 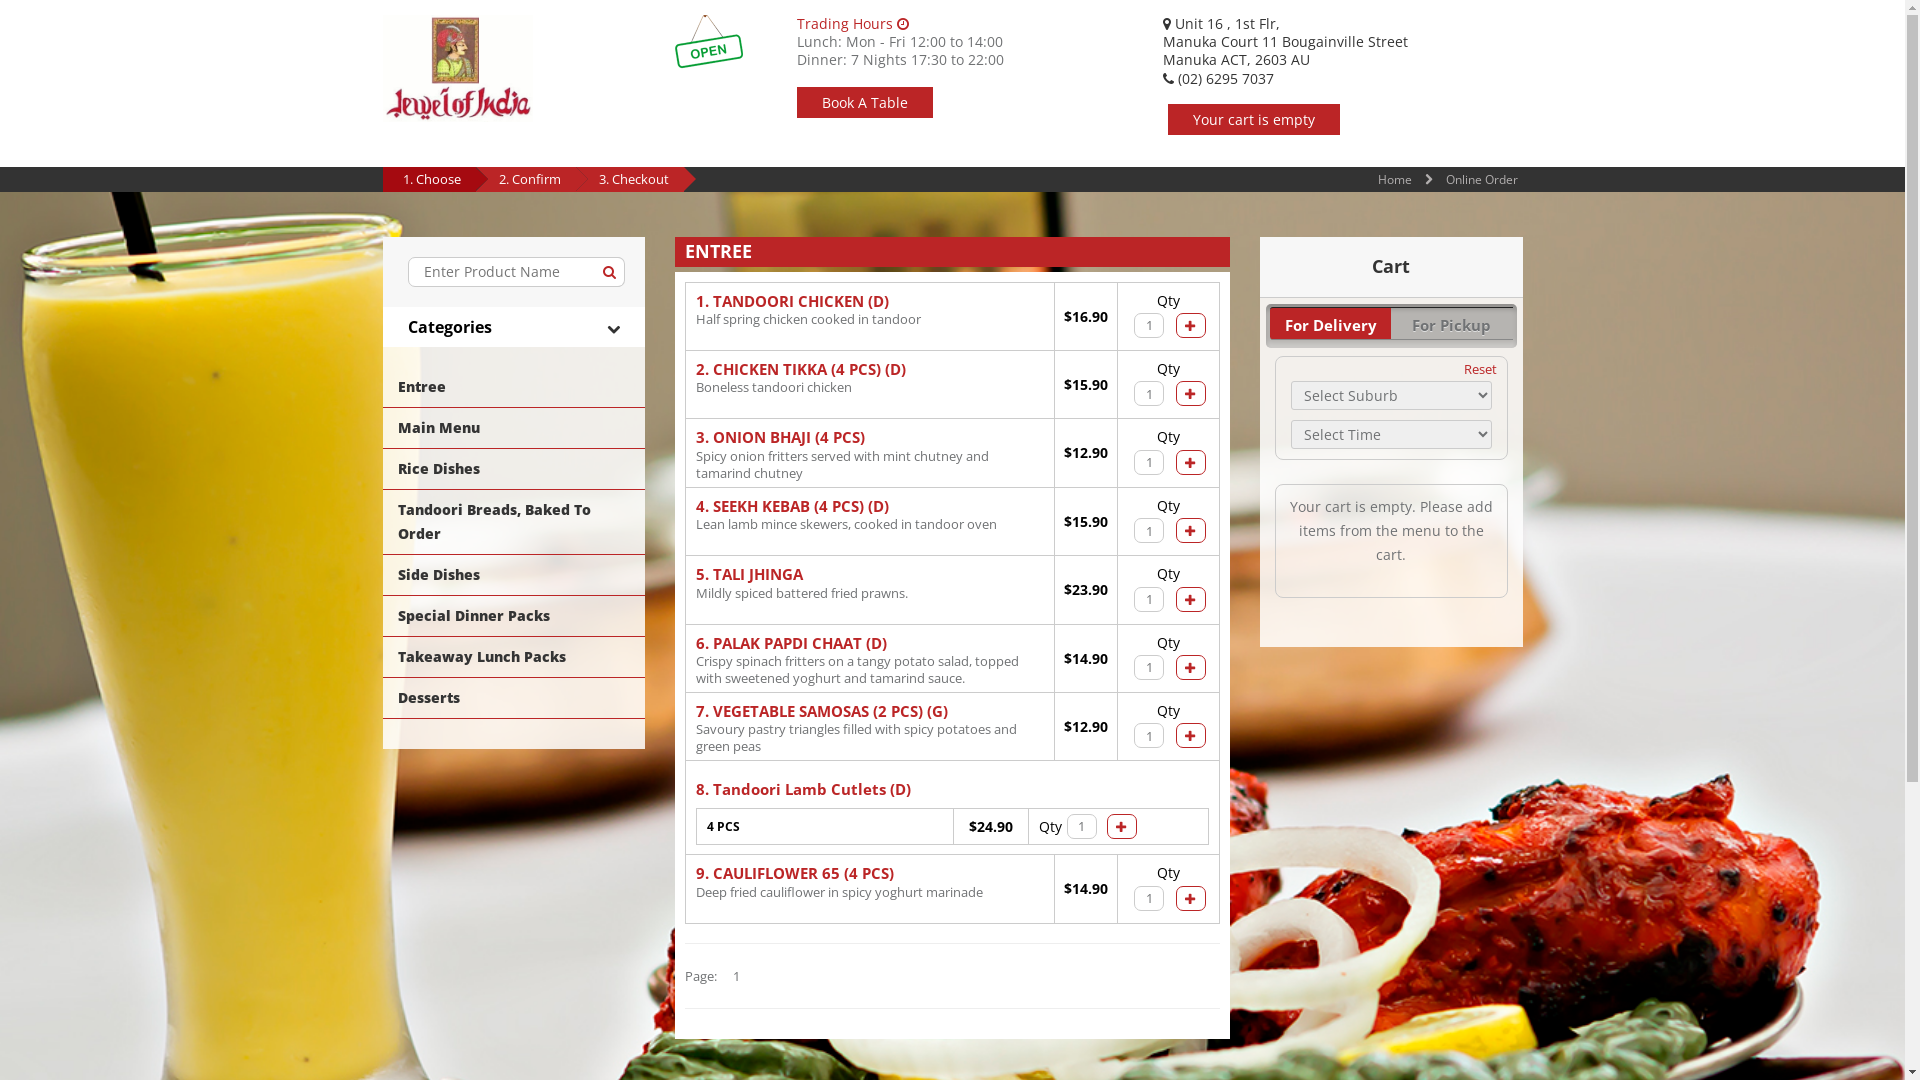 I want to click on 'For Delivery', so click(x=1330, y=322).